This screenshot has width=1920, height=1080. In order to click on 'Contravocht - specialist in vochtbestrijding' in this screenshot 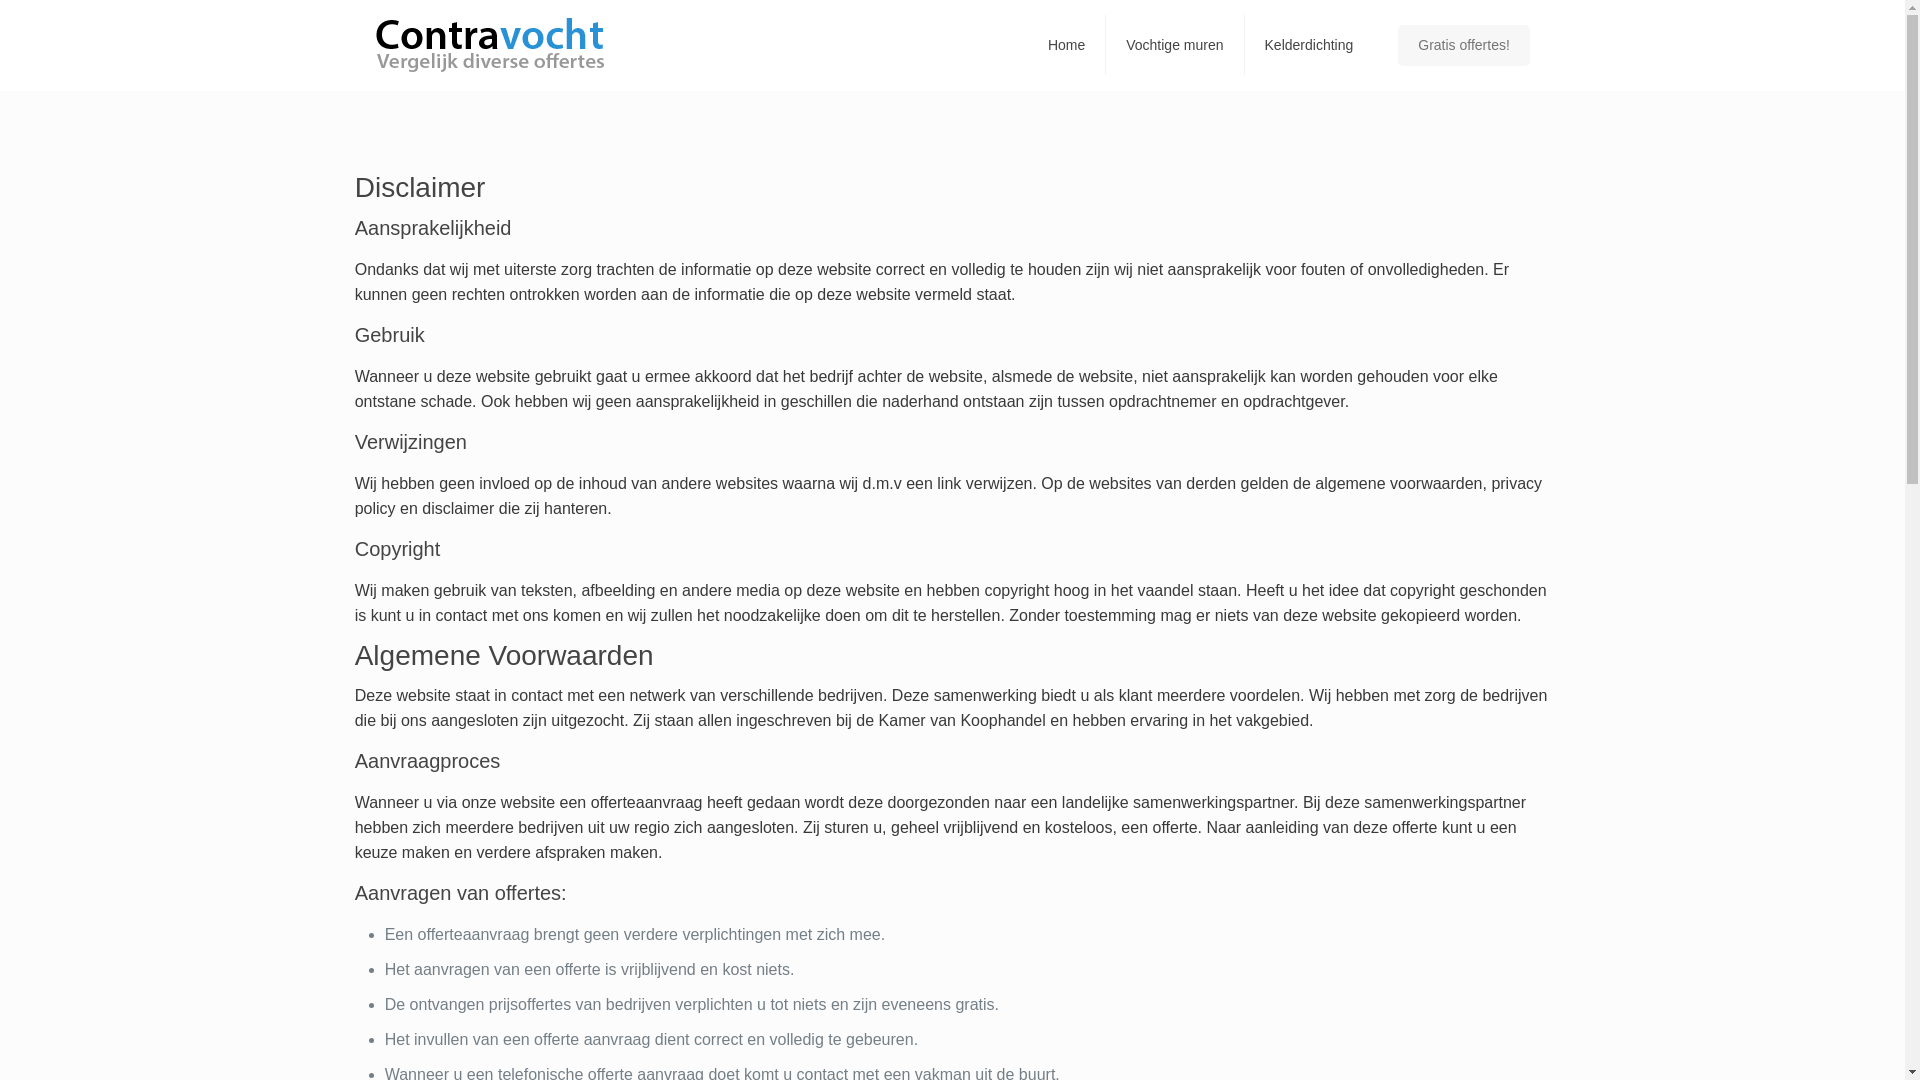, I will do `click(490, 45)`.